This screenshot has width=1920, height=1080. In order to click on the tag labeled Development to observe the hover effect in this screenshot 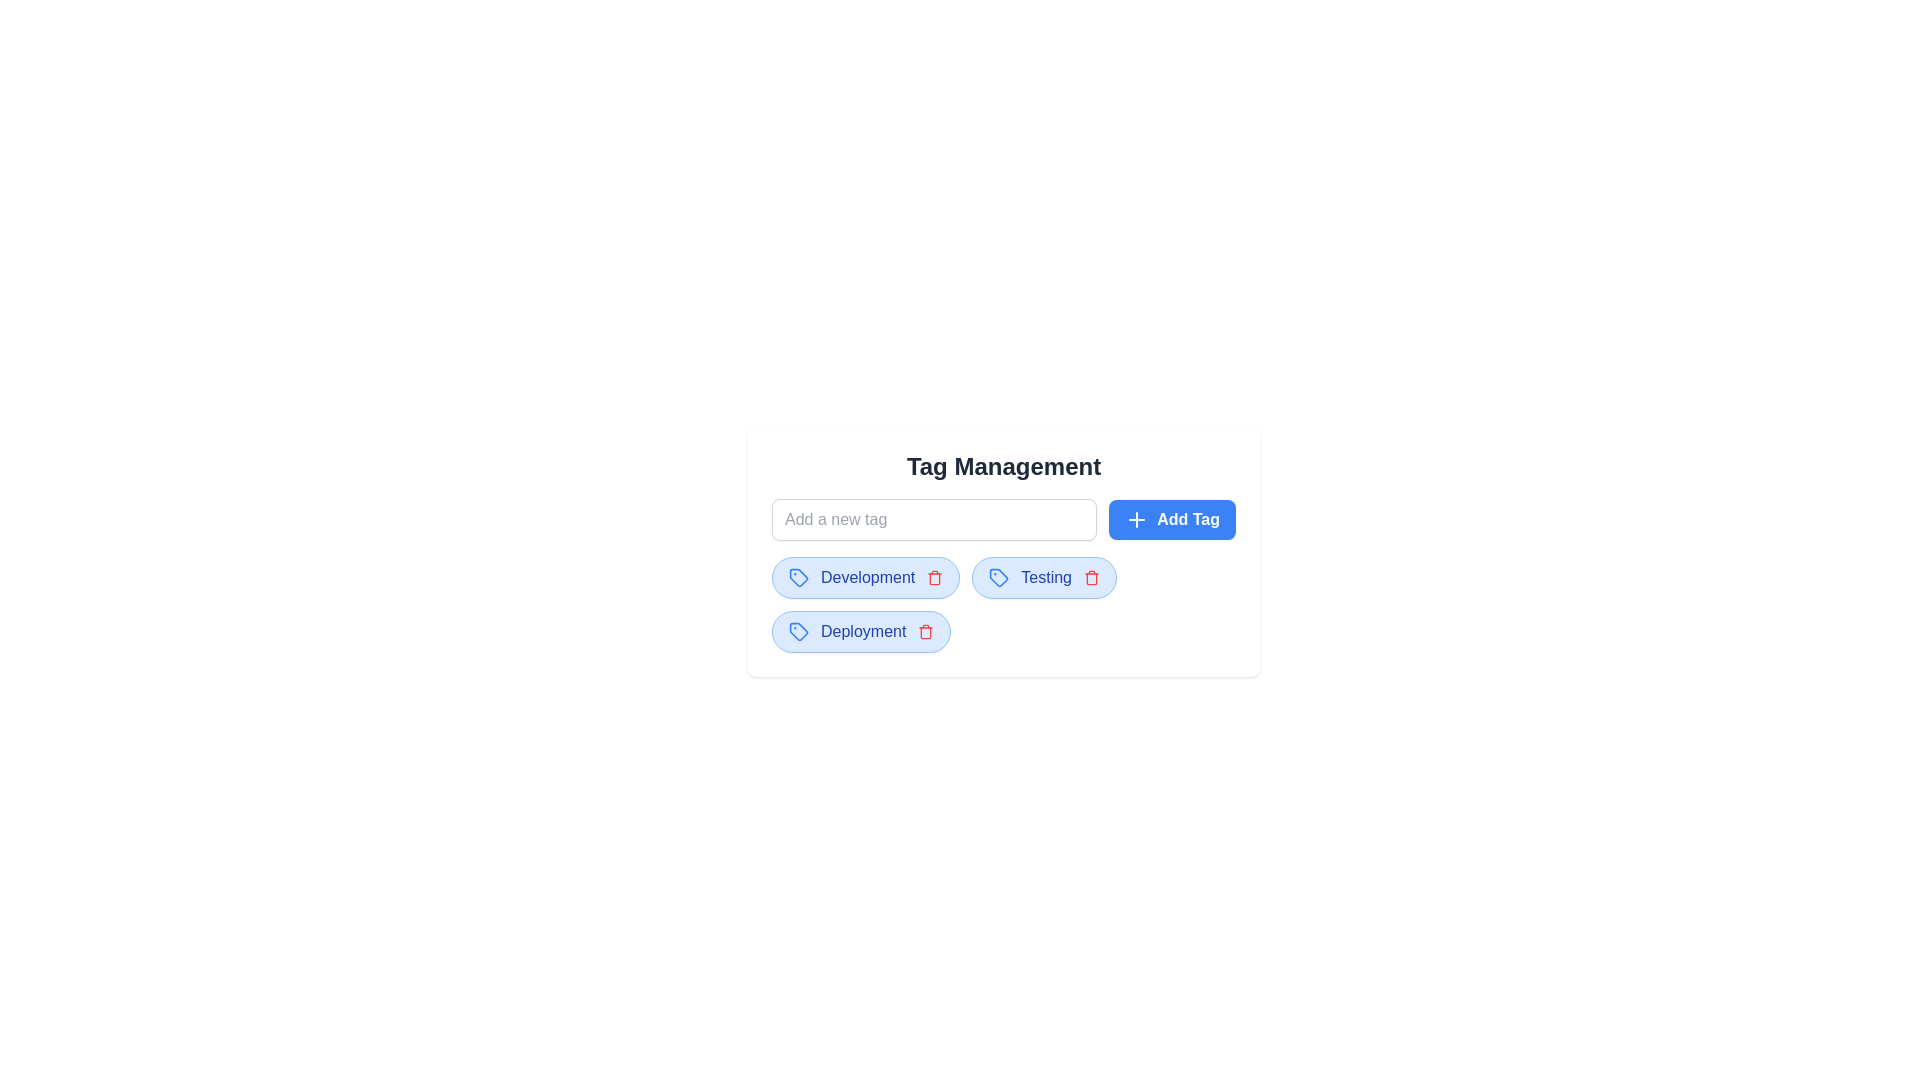, I will do `click(865, 578)`.